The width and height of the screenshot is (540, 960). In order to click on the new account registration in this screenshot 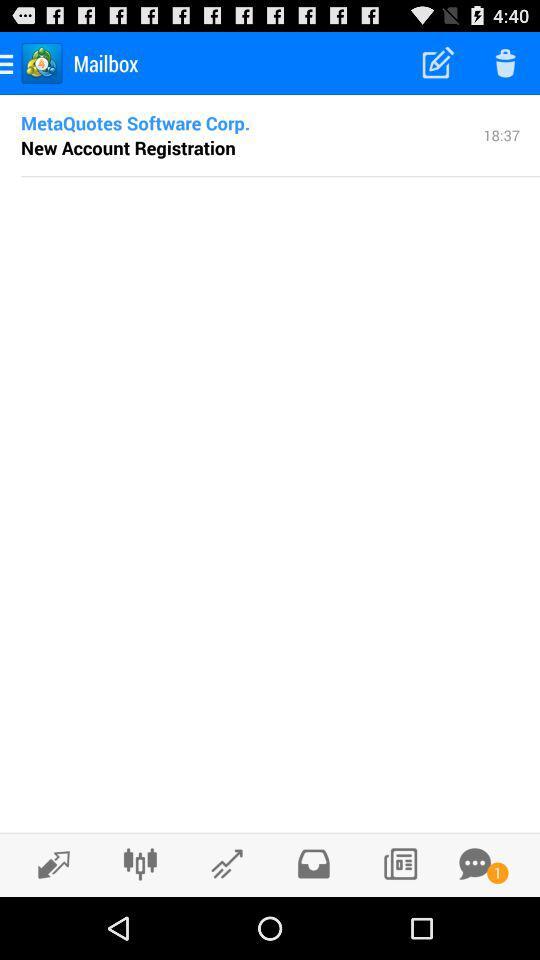, I will do `click(128, 146)`.